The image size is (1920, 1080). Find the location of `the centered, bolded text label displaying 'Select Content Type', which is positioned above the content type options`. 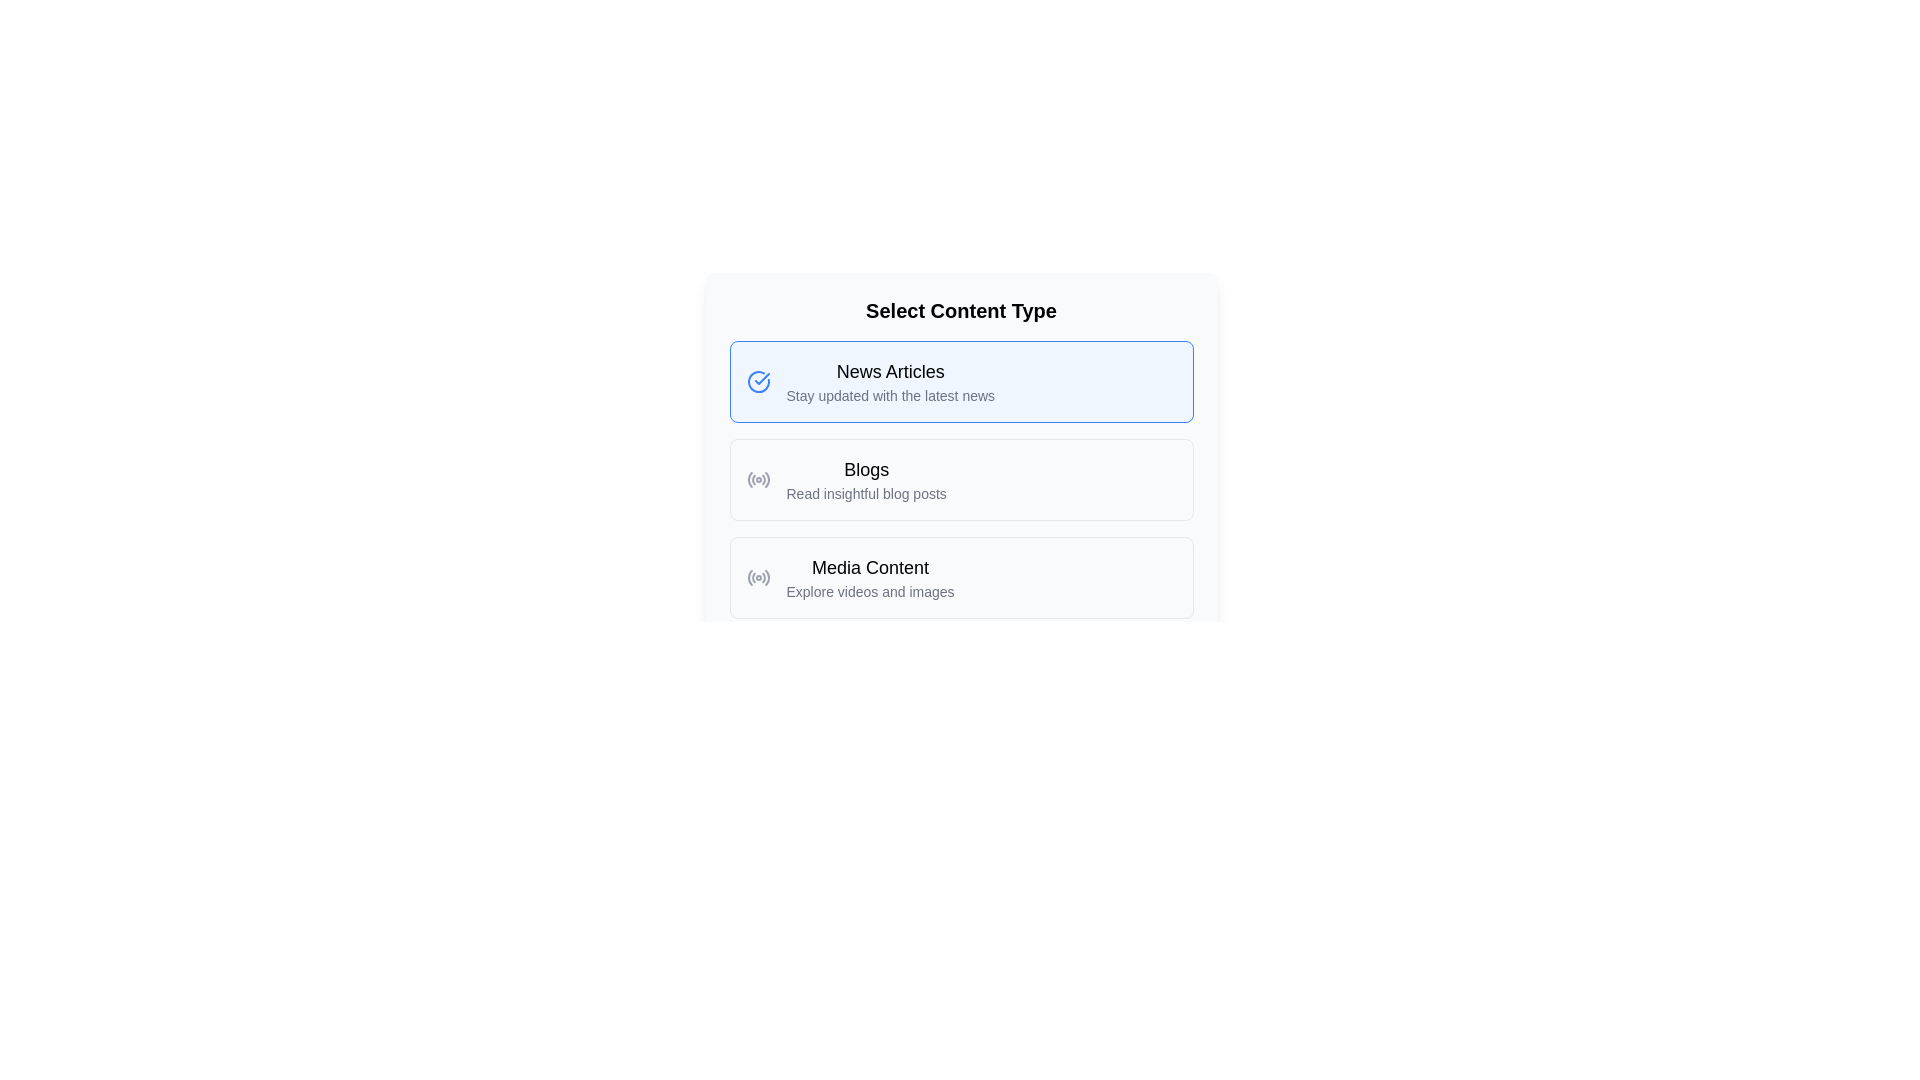

the centered, bolded text label displaying 'Select Content Type', which is positioned above the content type options is located at coordinates (961, 311).